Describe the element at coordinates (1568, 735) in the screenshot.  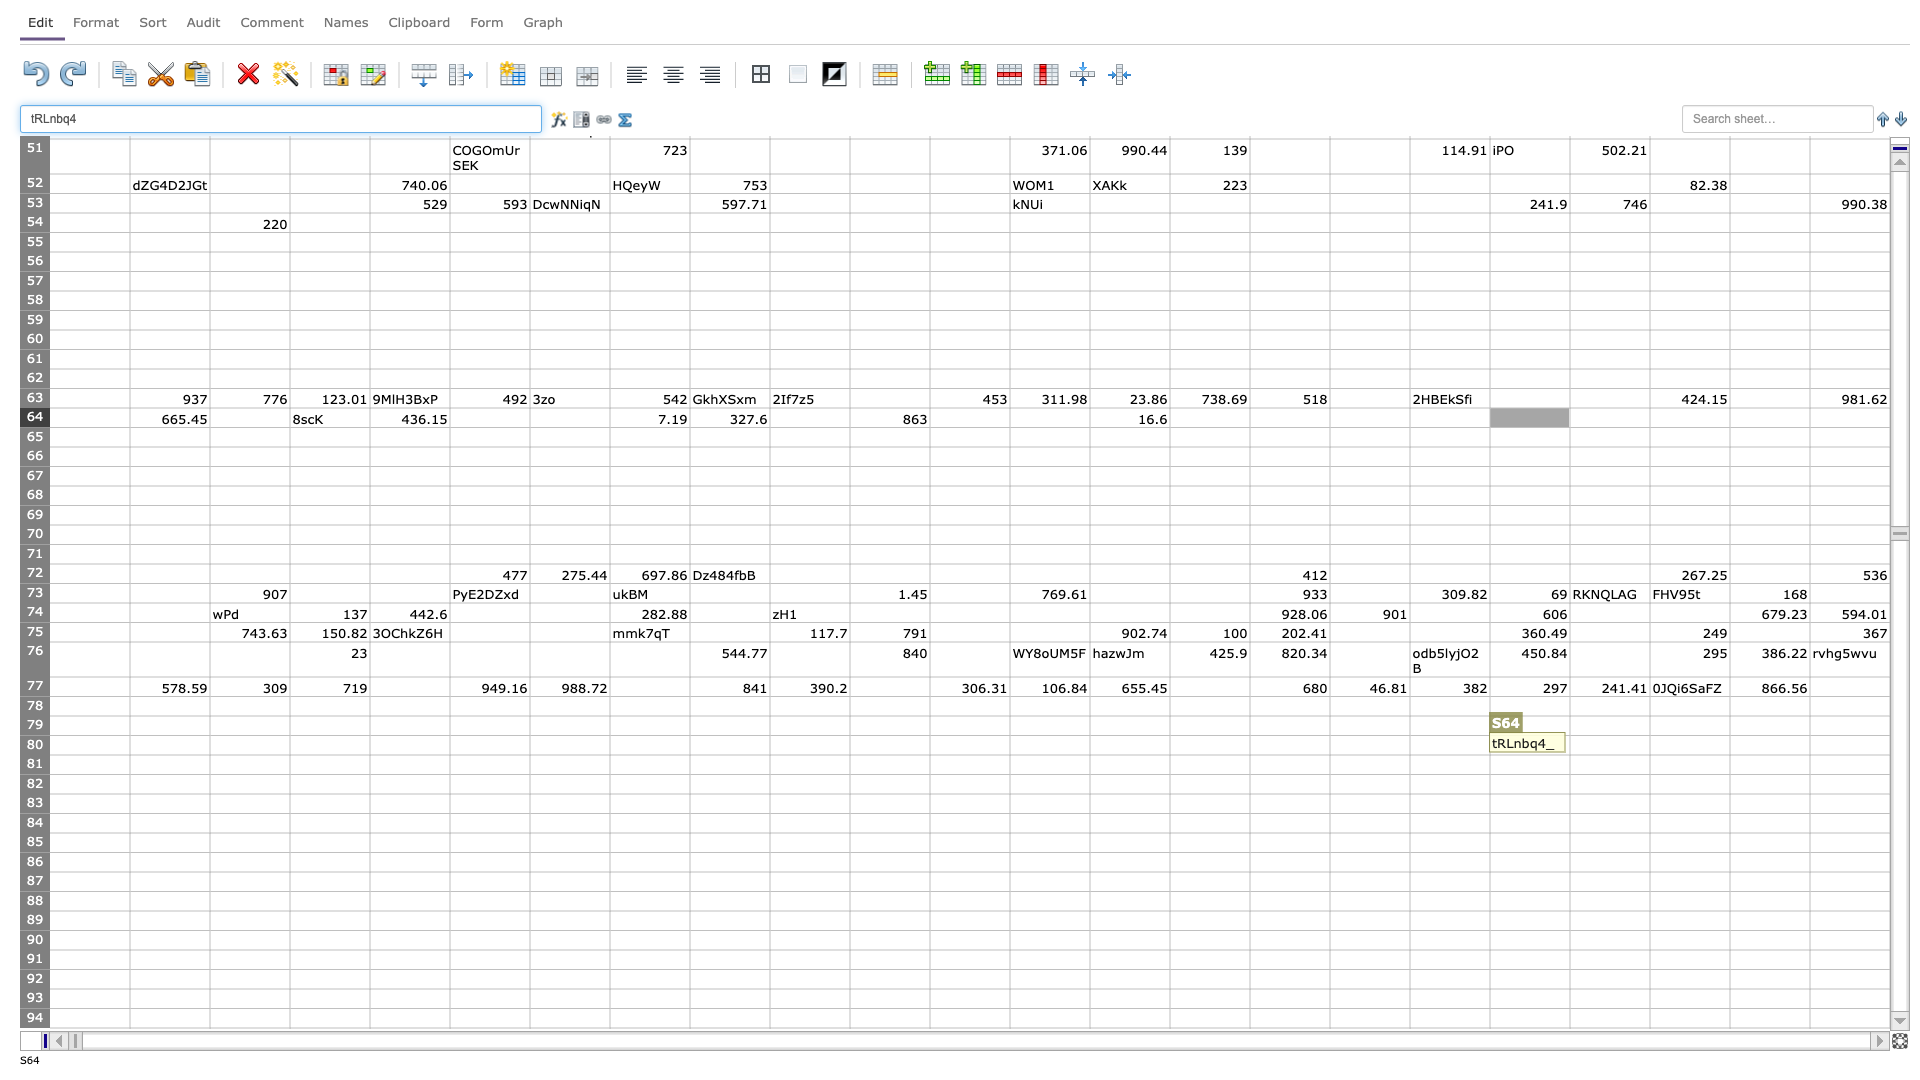
I see `Top left corner of cell T-80` at that location.